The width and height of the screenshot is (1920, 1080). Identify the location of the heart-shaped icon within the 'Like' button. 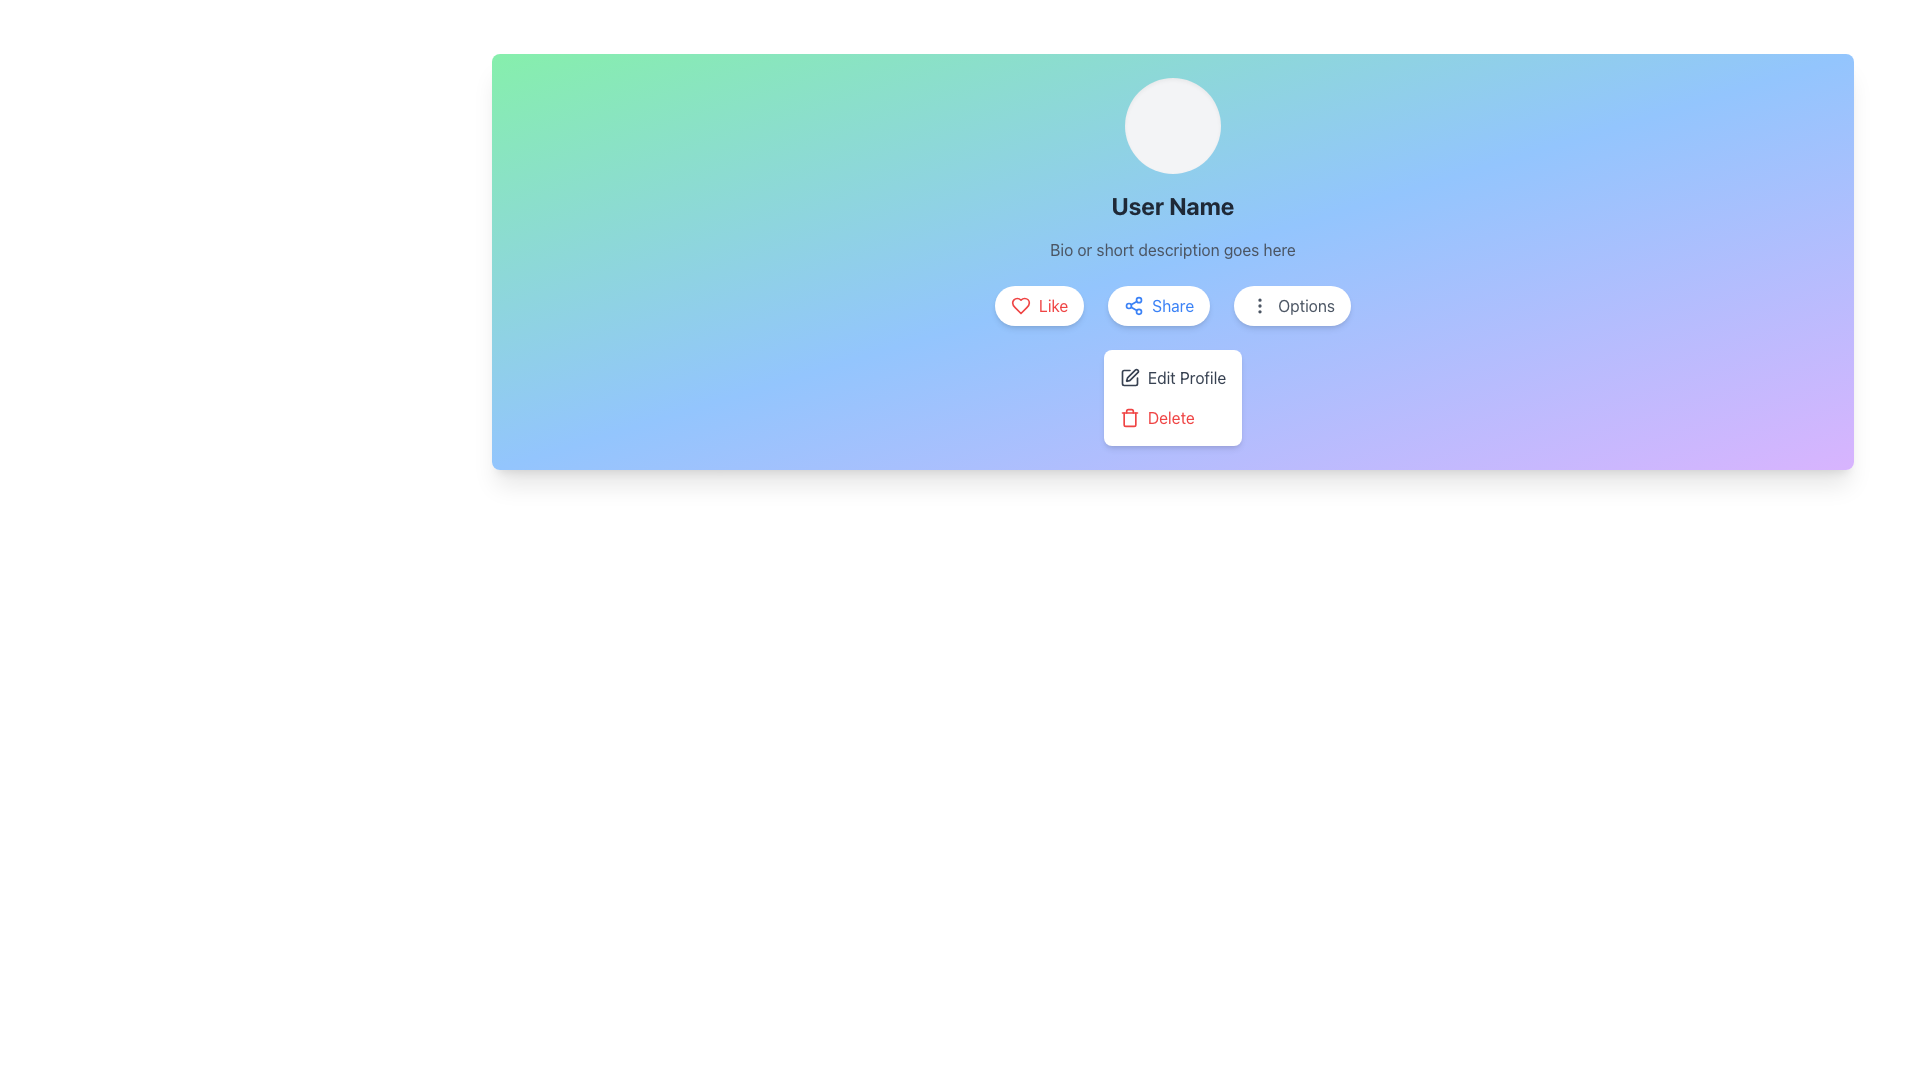
(1021, 305).